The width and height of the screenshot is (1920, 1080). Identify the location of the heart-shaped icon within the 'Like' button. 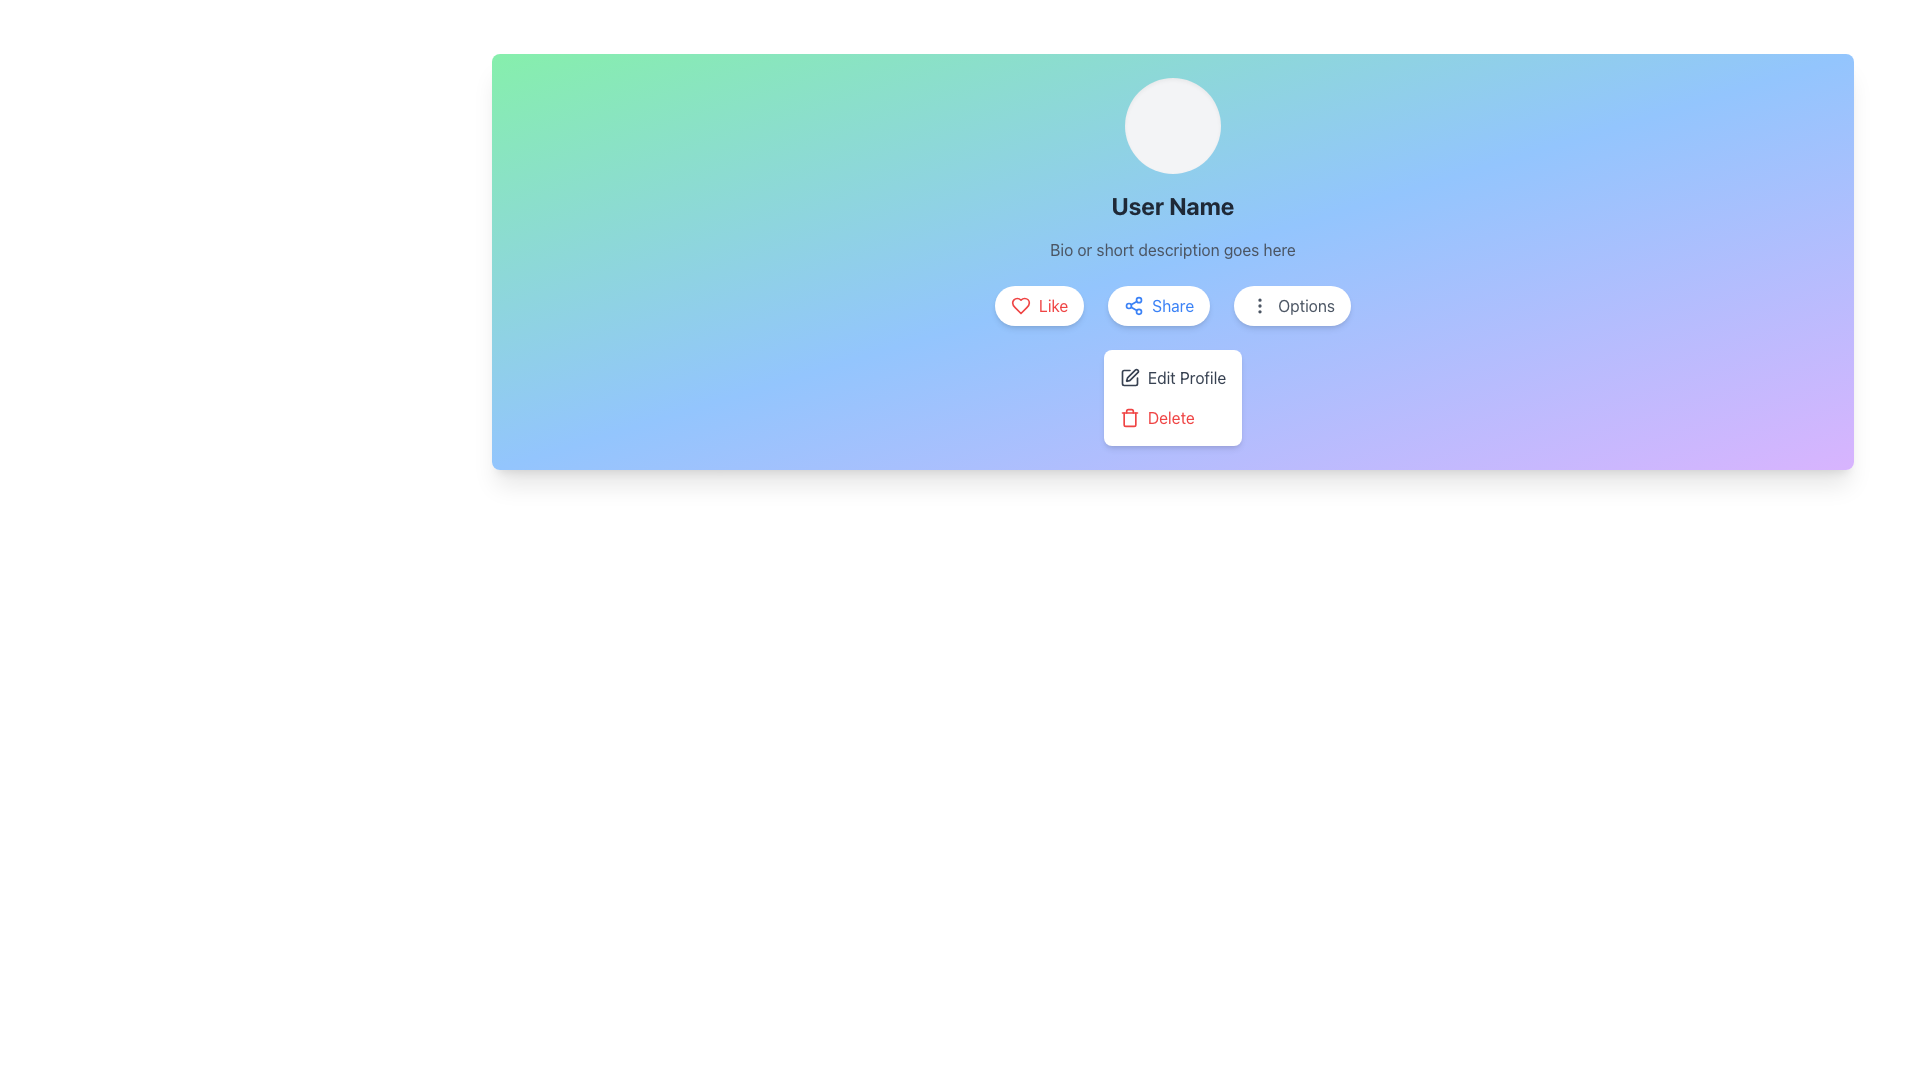
(1021, 305).